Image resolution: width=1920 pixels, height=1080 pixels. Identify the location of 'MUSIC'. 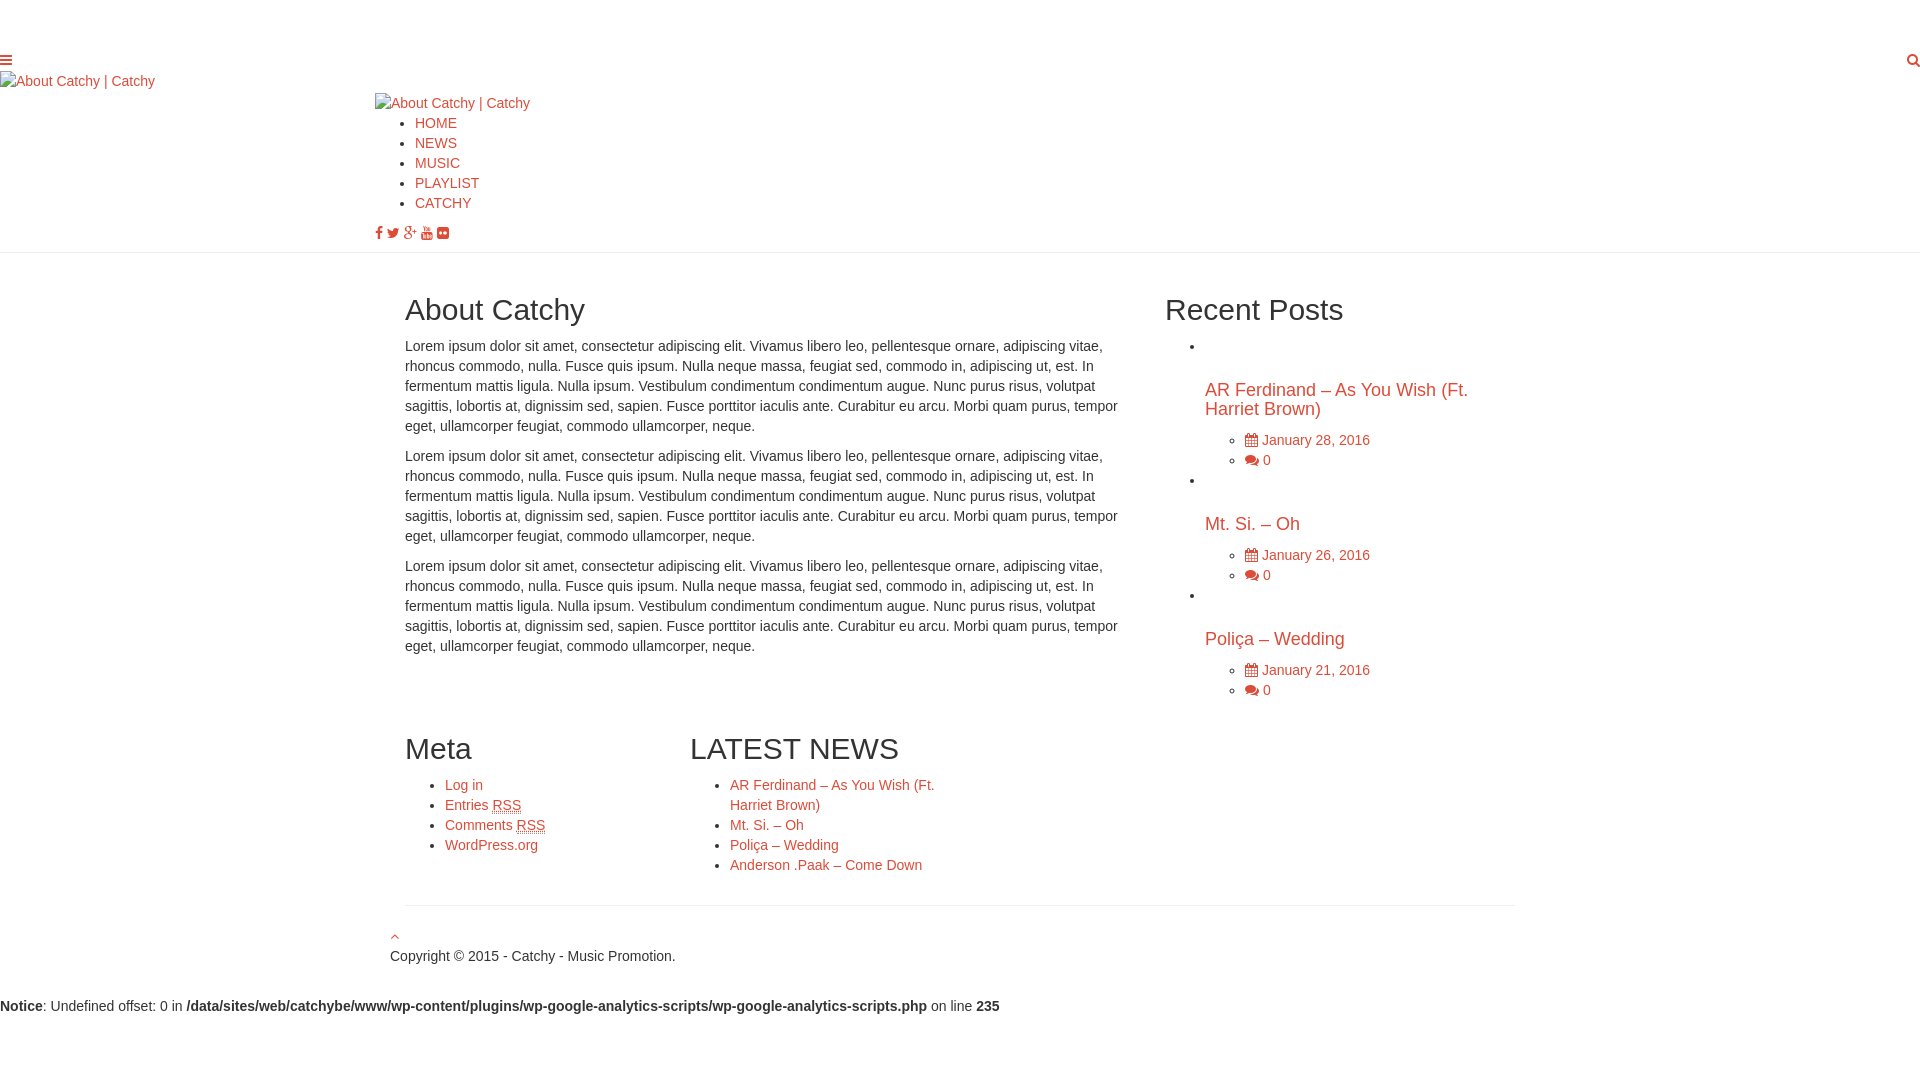
(436, 161).